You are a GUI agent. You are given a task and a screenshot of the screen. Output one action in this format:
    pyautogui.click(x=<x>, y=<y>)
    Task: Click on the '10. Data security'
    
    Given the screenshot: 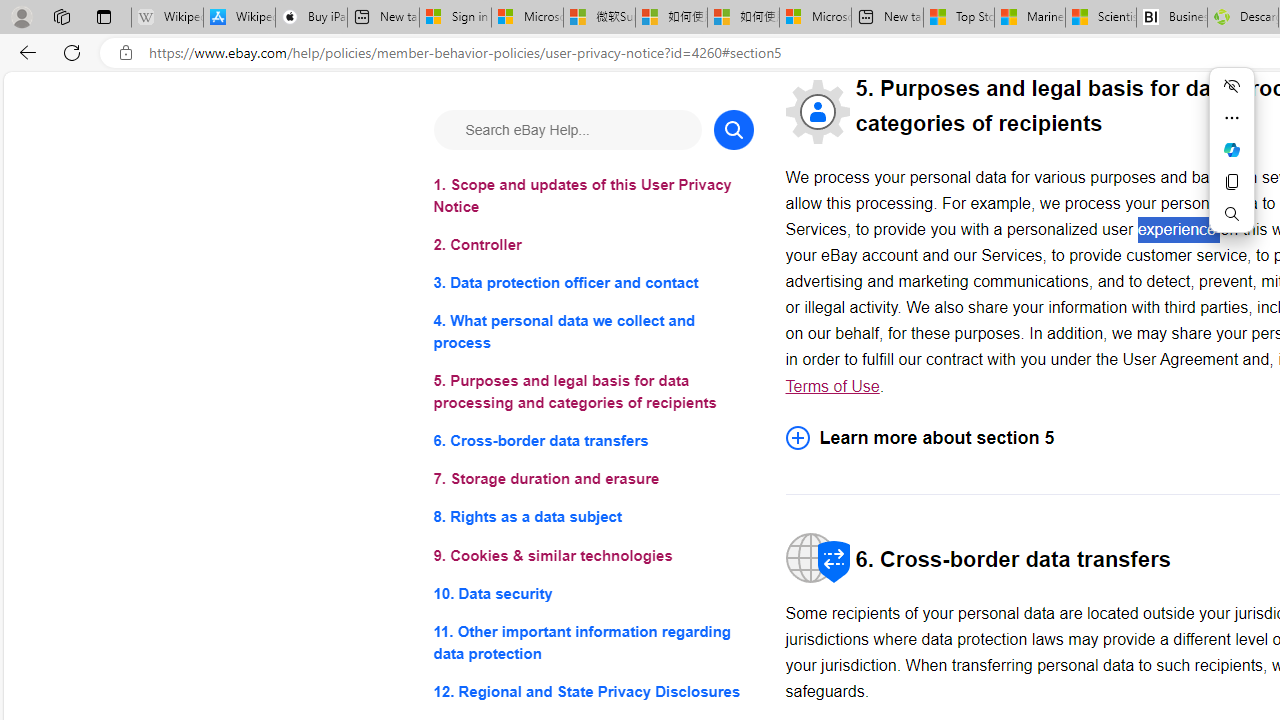 What is the action you would take?
    pyautogui.click(x=592, y=592)
    